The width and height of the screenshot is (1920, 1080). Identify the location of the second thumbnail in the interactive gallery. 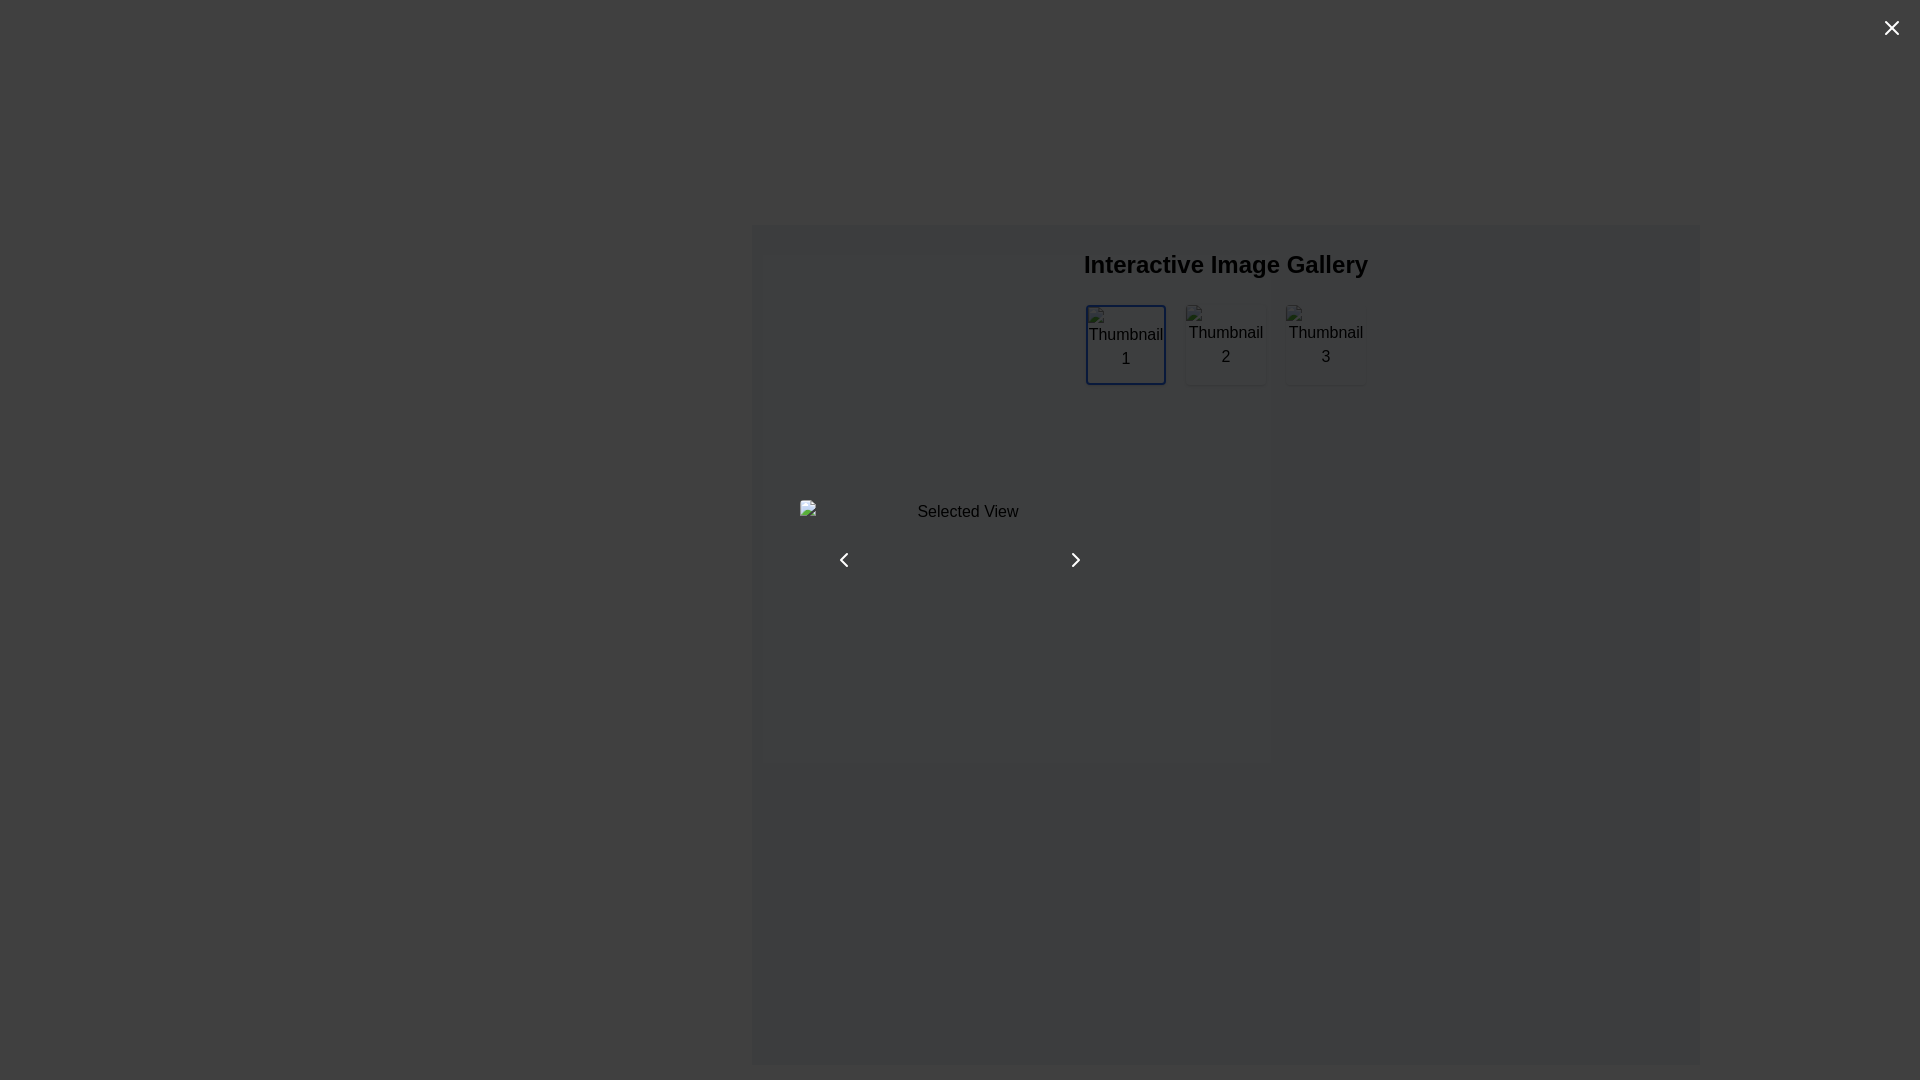
(1224, 343).